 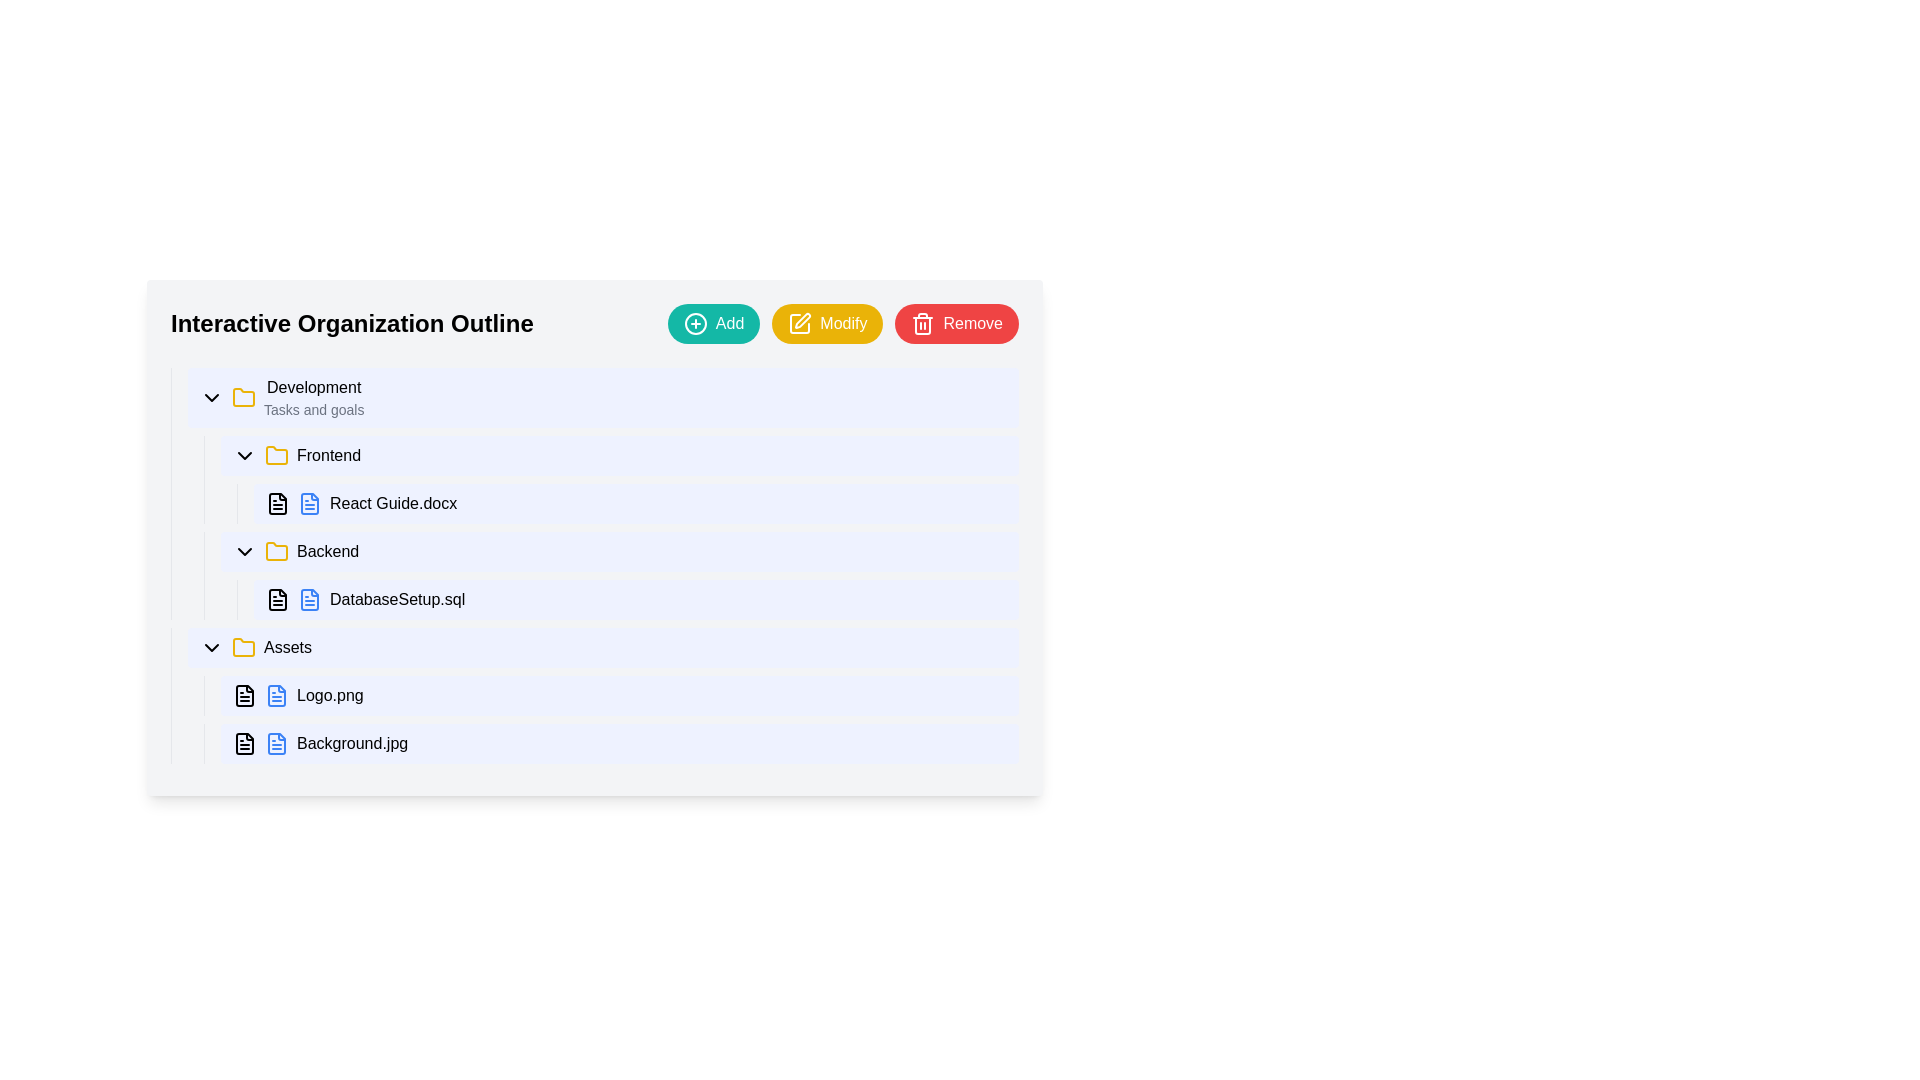 What do you see at coordinates (330, 694) in the screenshot?
I see `the text label representing the file named 'Logo.png' located in the third row under the folder 'Assets' in the file explorer interface` at bounding box center [330, 694].